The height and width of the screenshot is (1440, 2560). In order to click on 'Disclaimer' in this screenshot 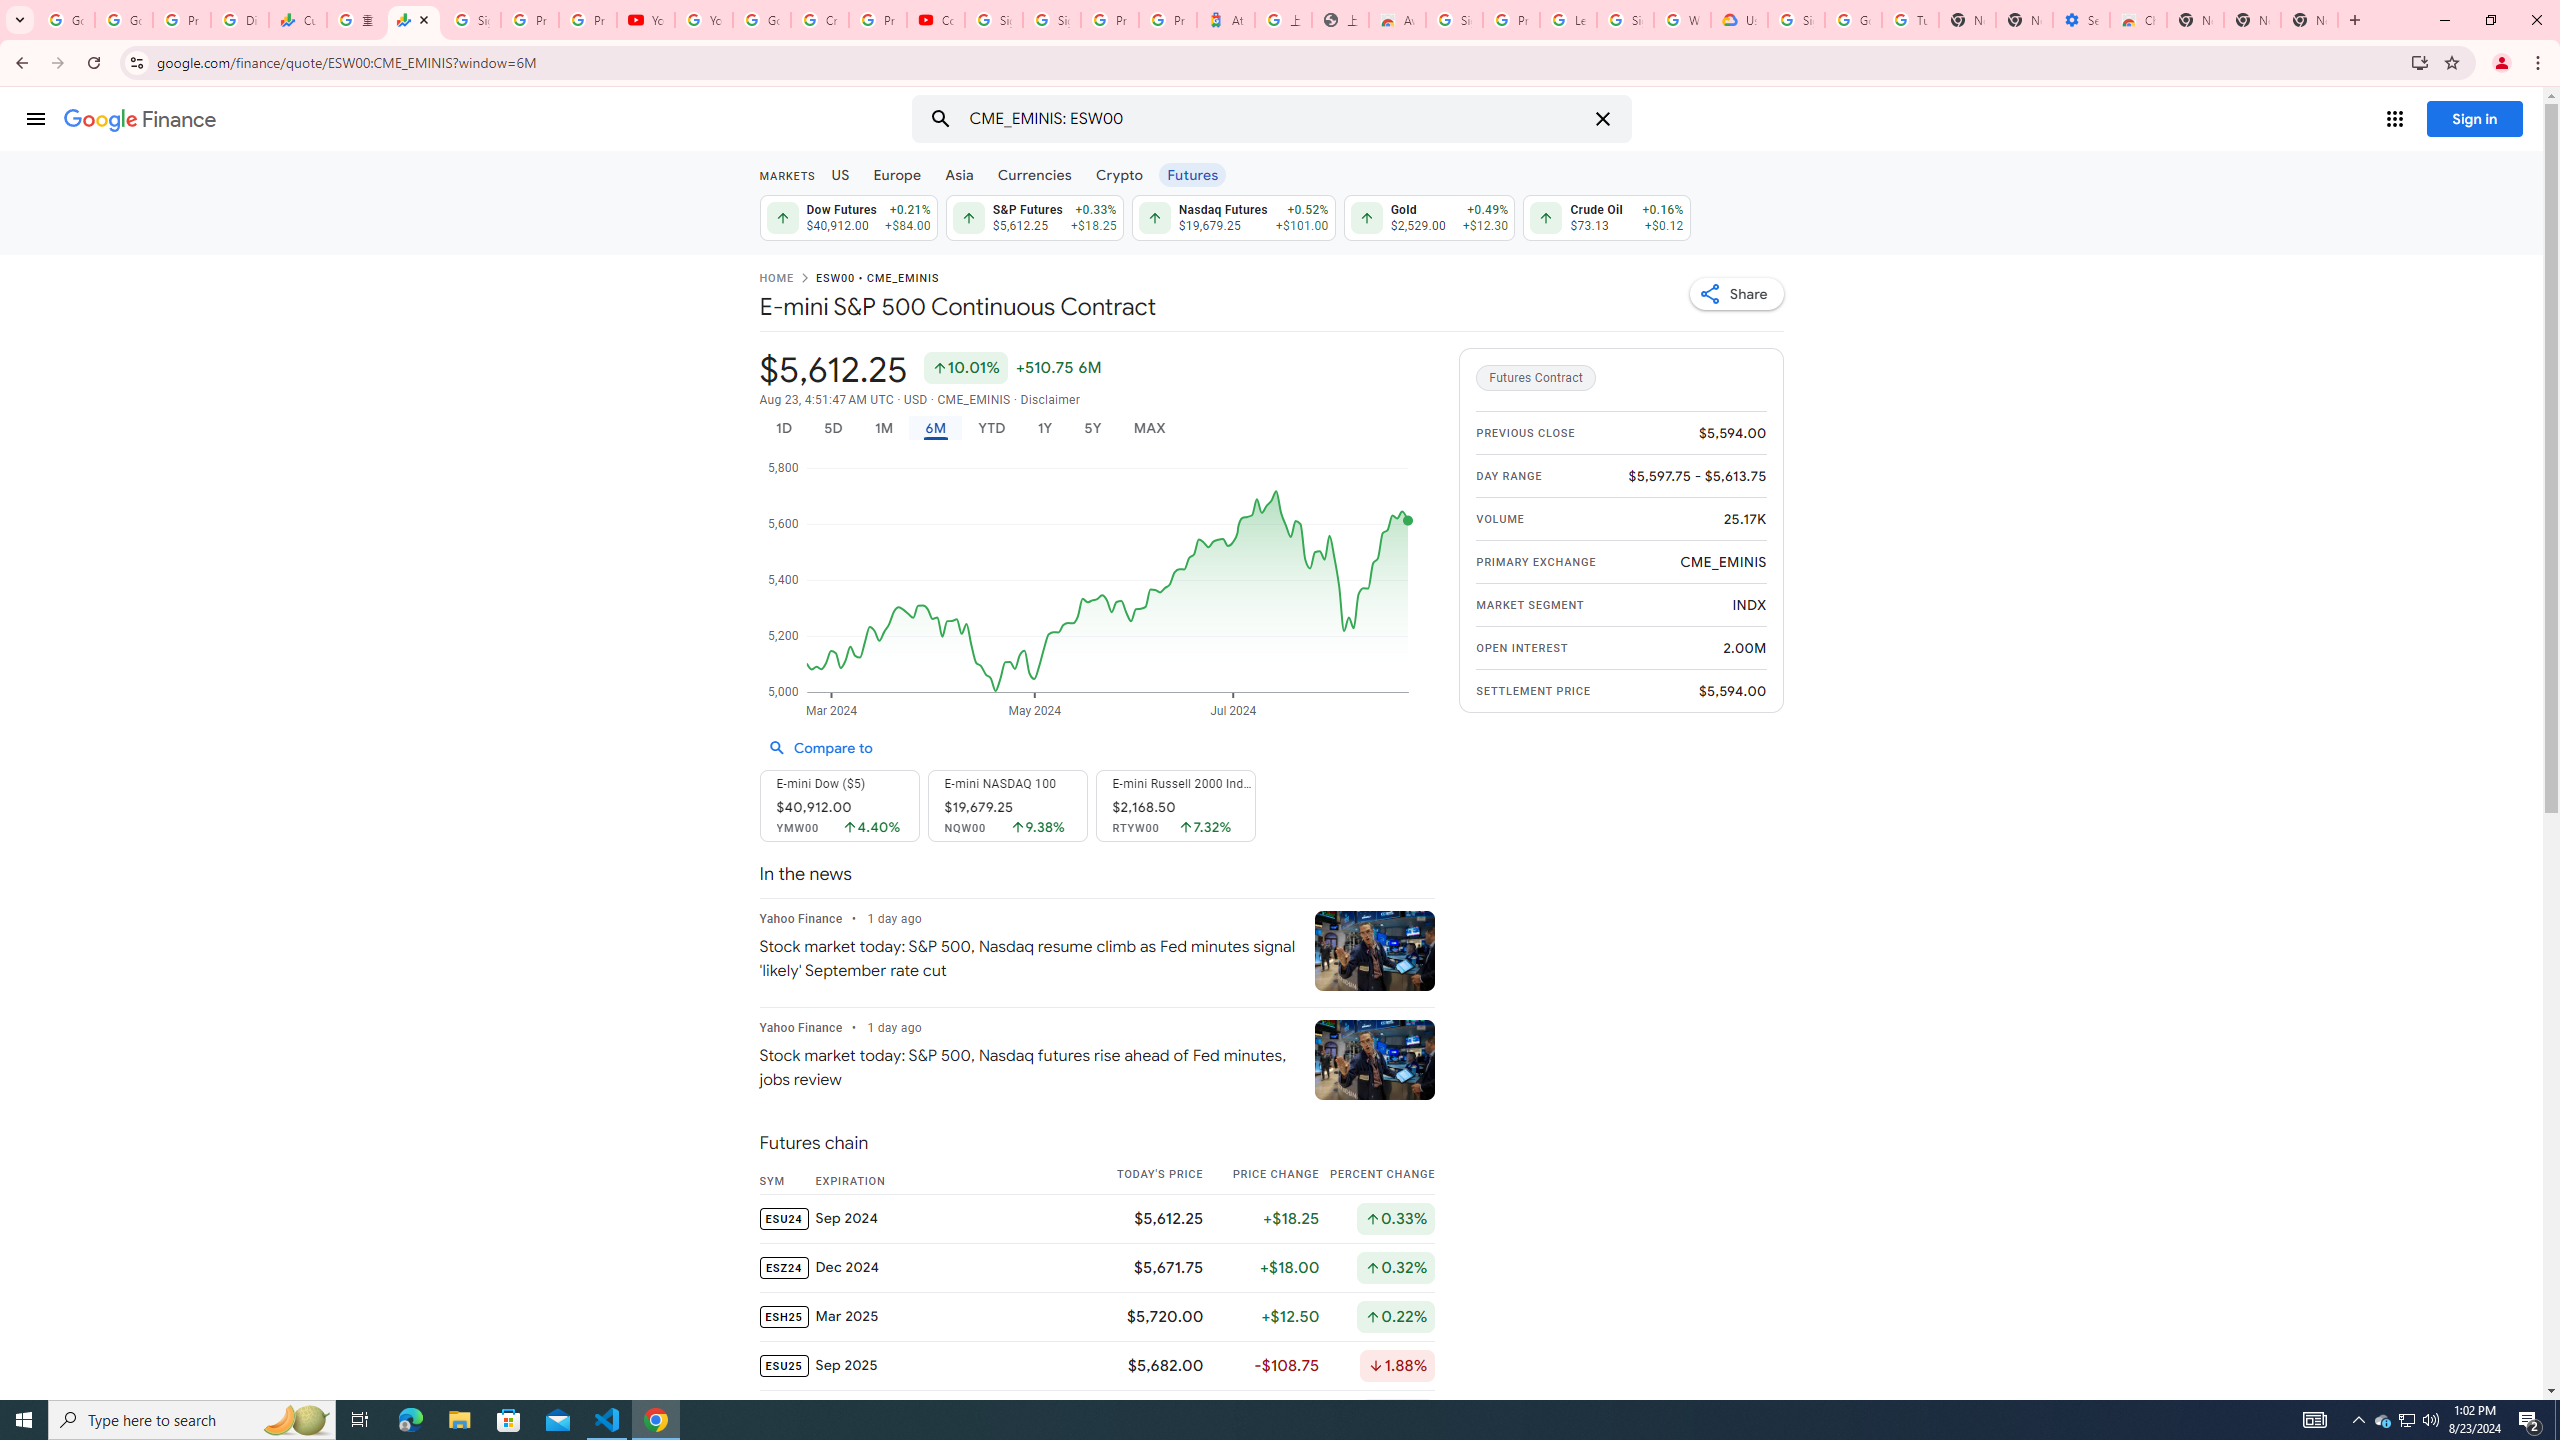, I will do `click(1048, 399)`.